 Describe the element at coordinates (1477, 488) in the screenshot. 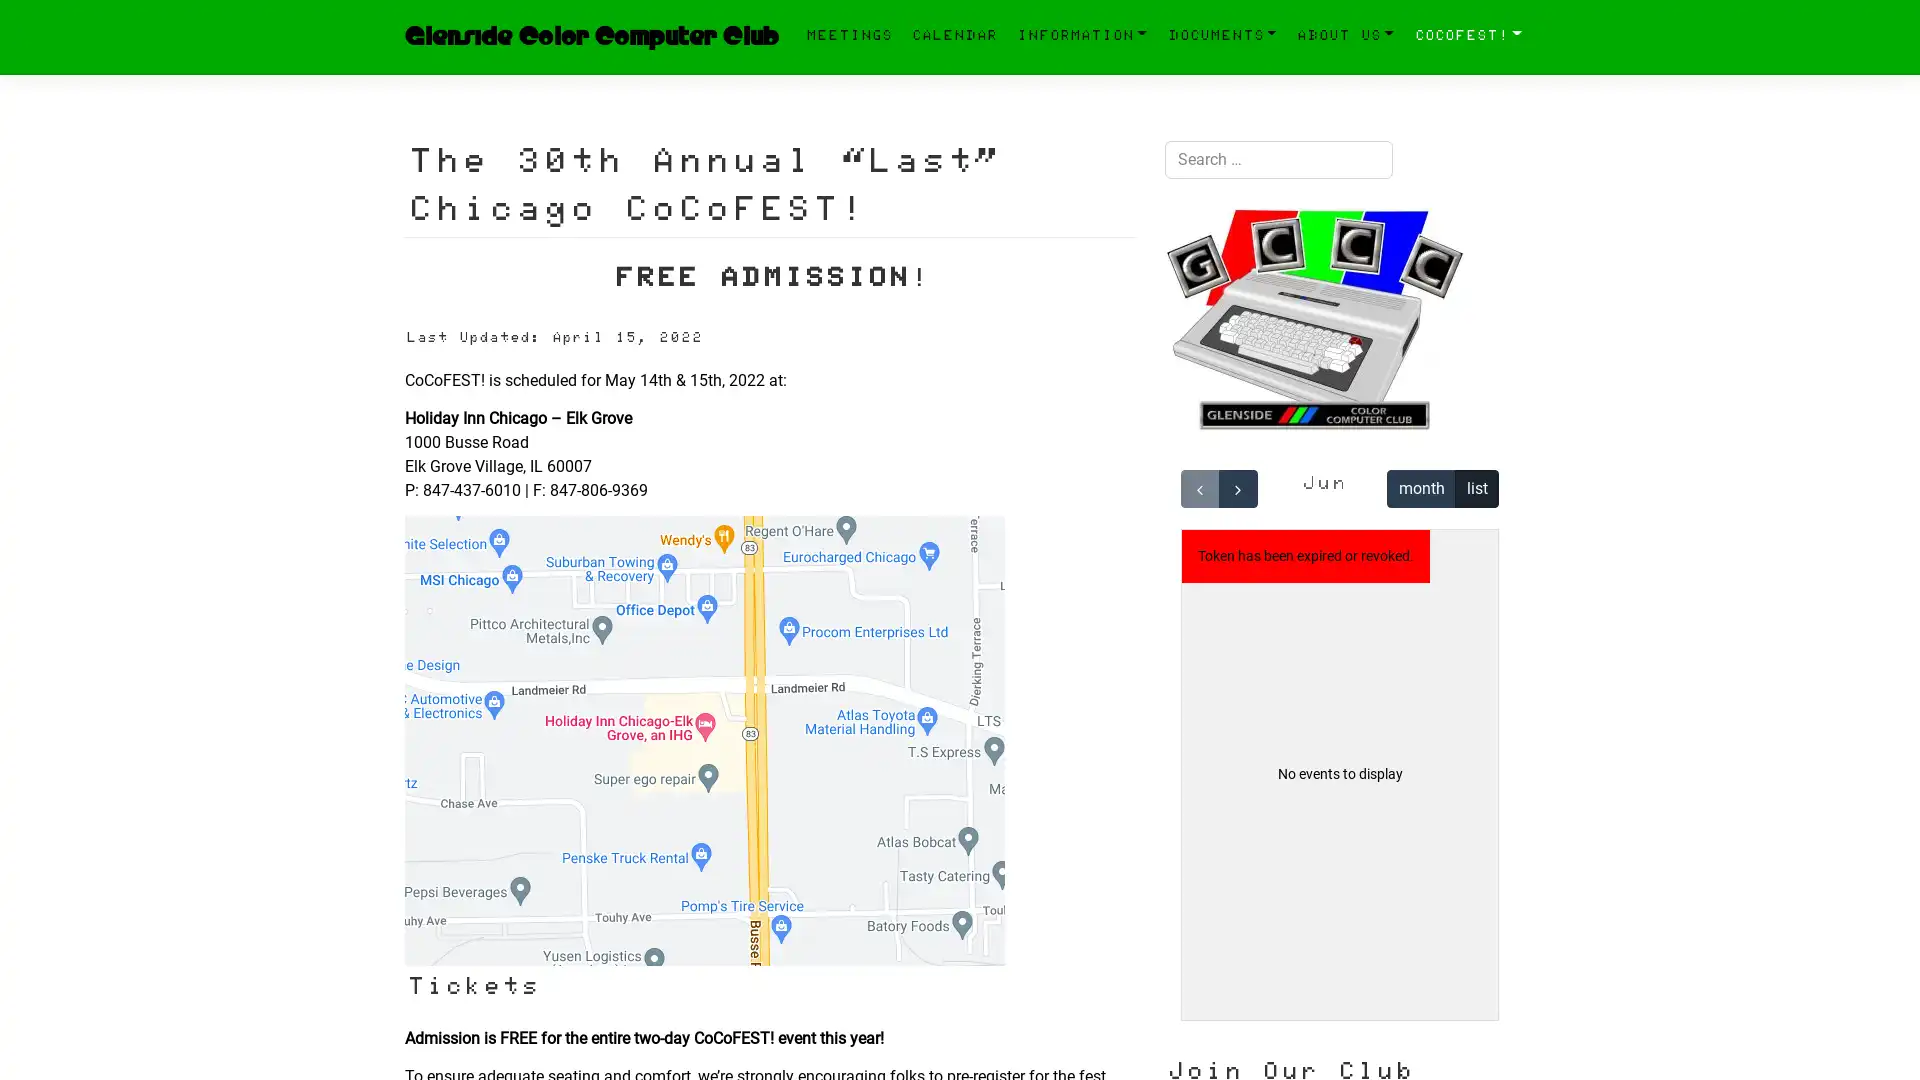

I see `list` at that location.